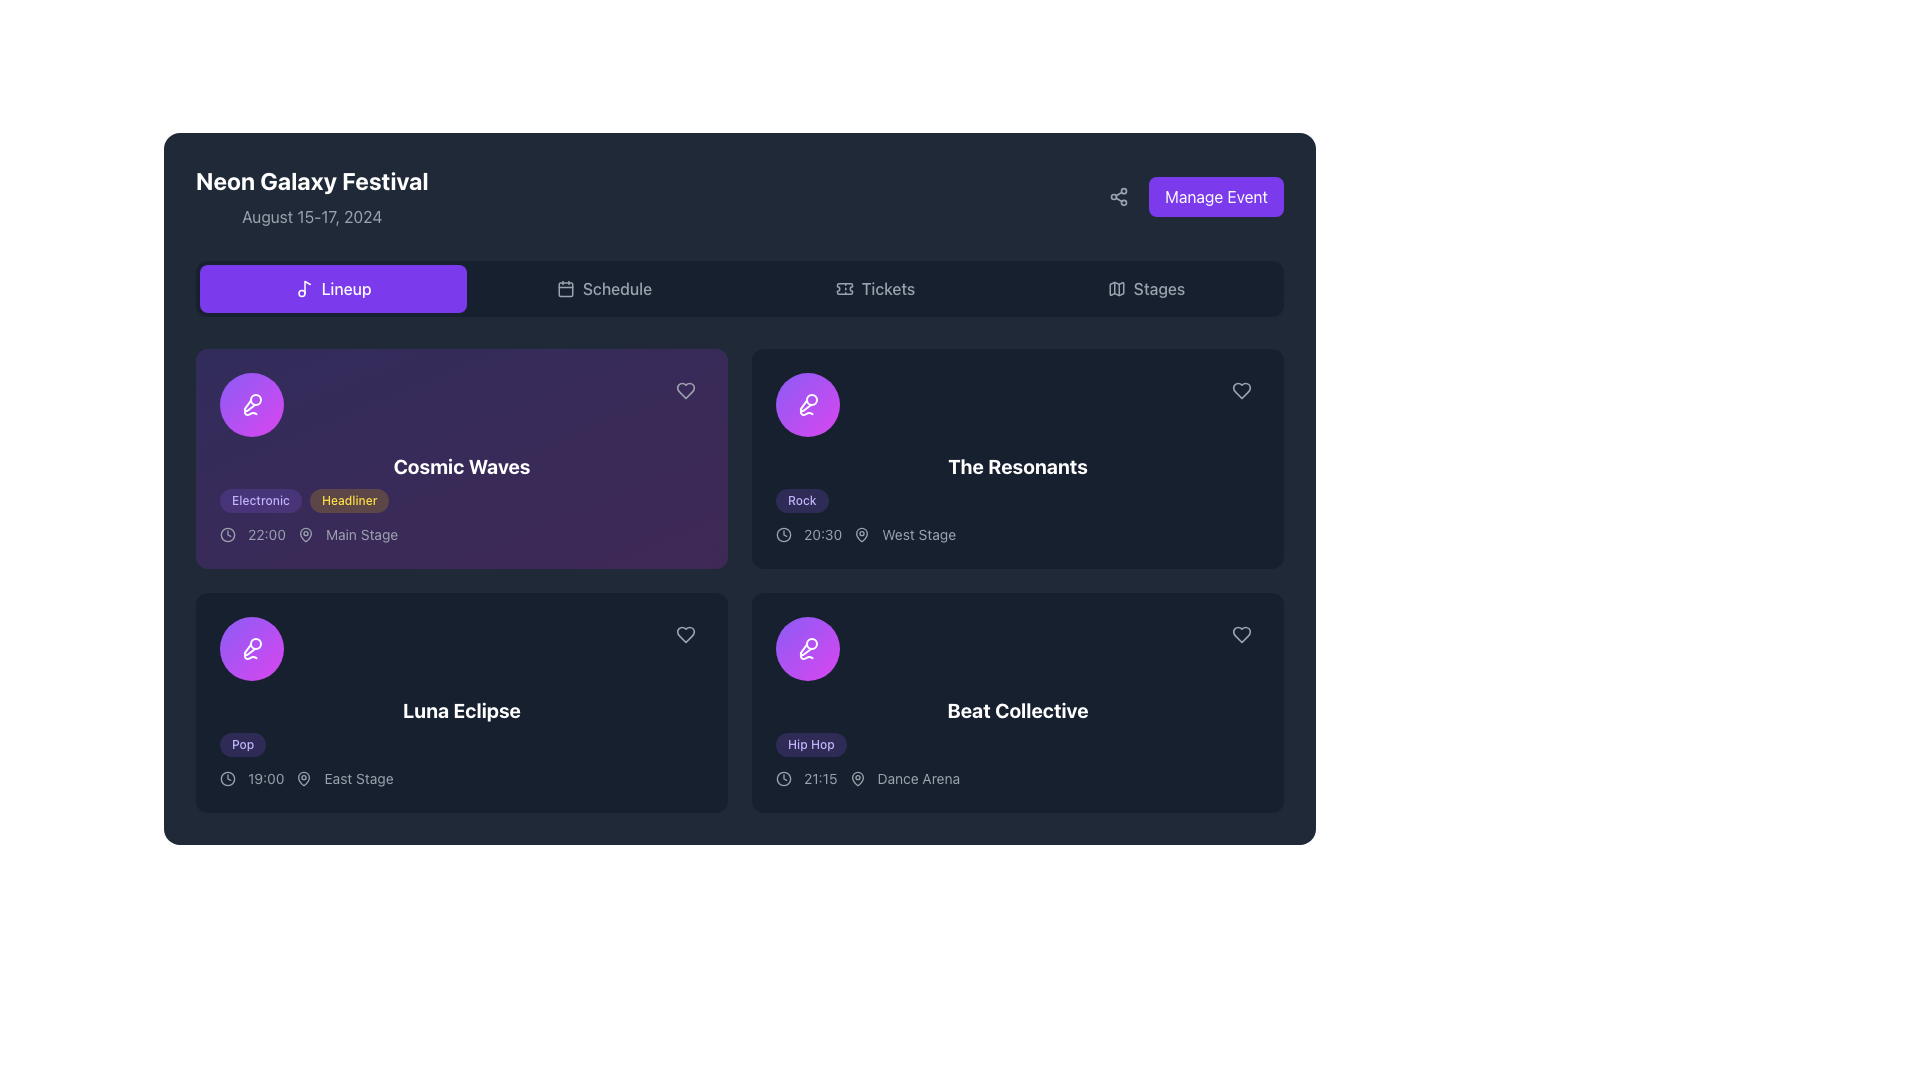  What do you see at coordinates (686, 635) in the screenshot?
I see `the heart-shaped icon button with a gray border located in the bottom-right corner of the 'Luna Eclipse' event card to favorite the event` at bounding box center [686, 635].